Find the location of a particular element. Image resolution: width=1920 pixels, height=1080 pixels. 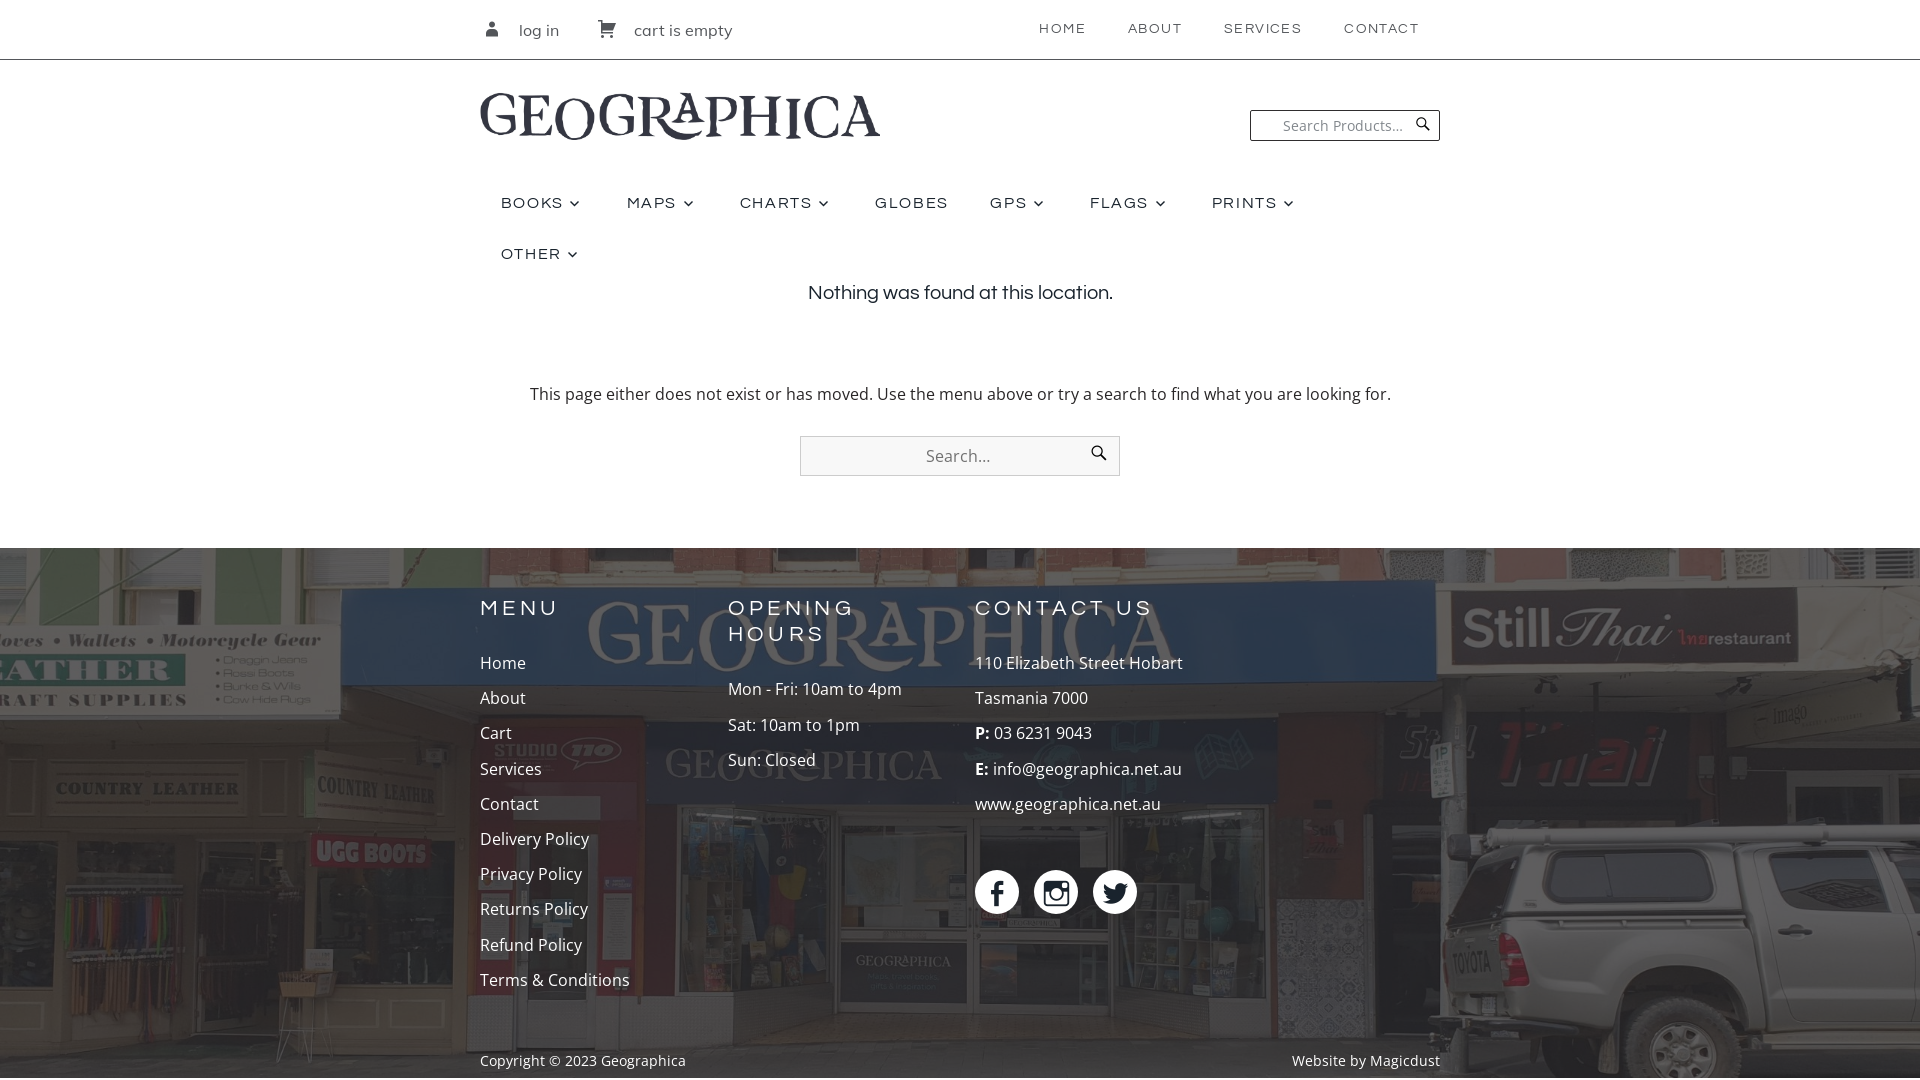

'PRINTS' is located at coordinates (1253, 203).